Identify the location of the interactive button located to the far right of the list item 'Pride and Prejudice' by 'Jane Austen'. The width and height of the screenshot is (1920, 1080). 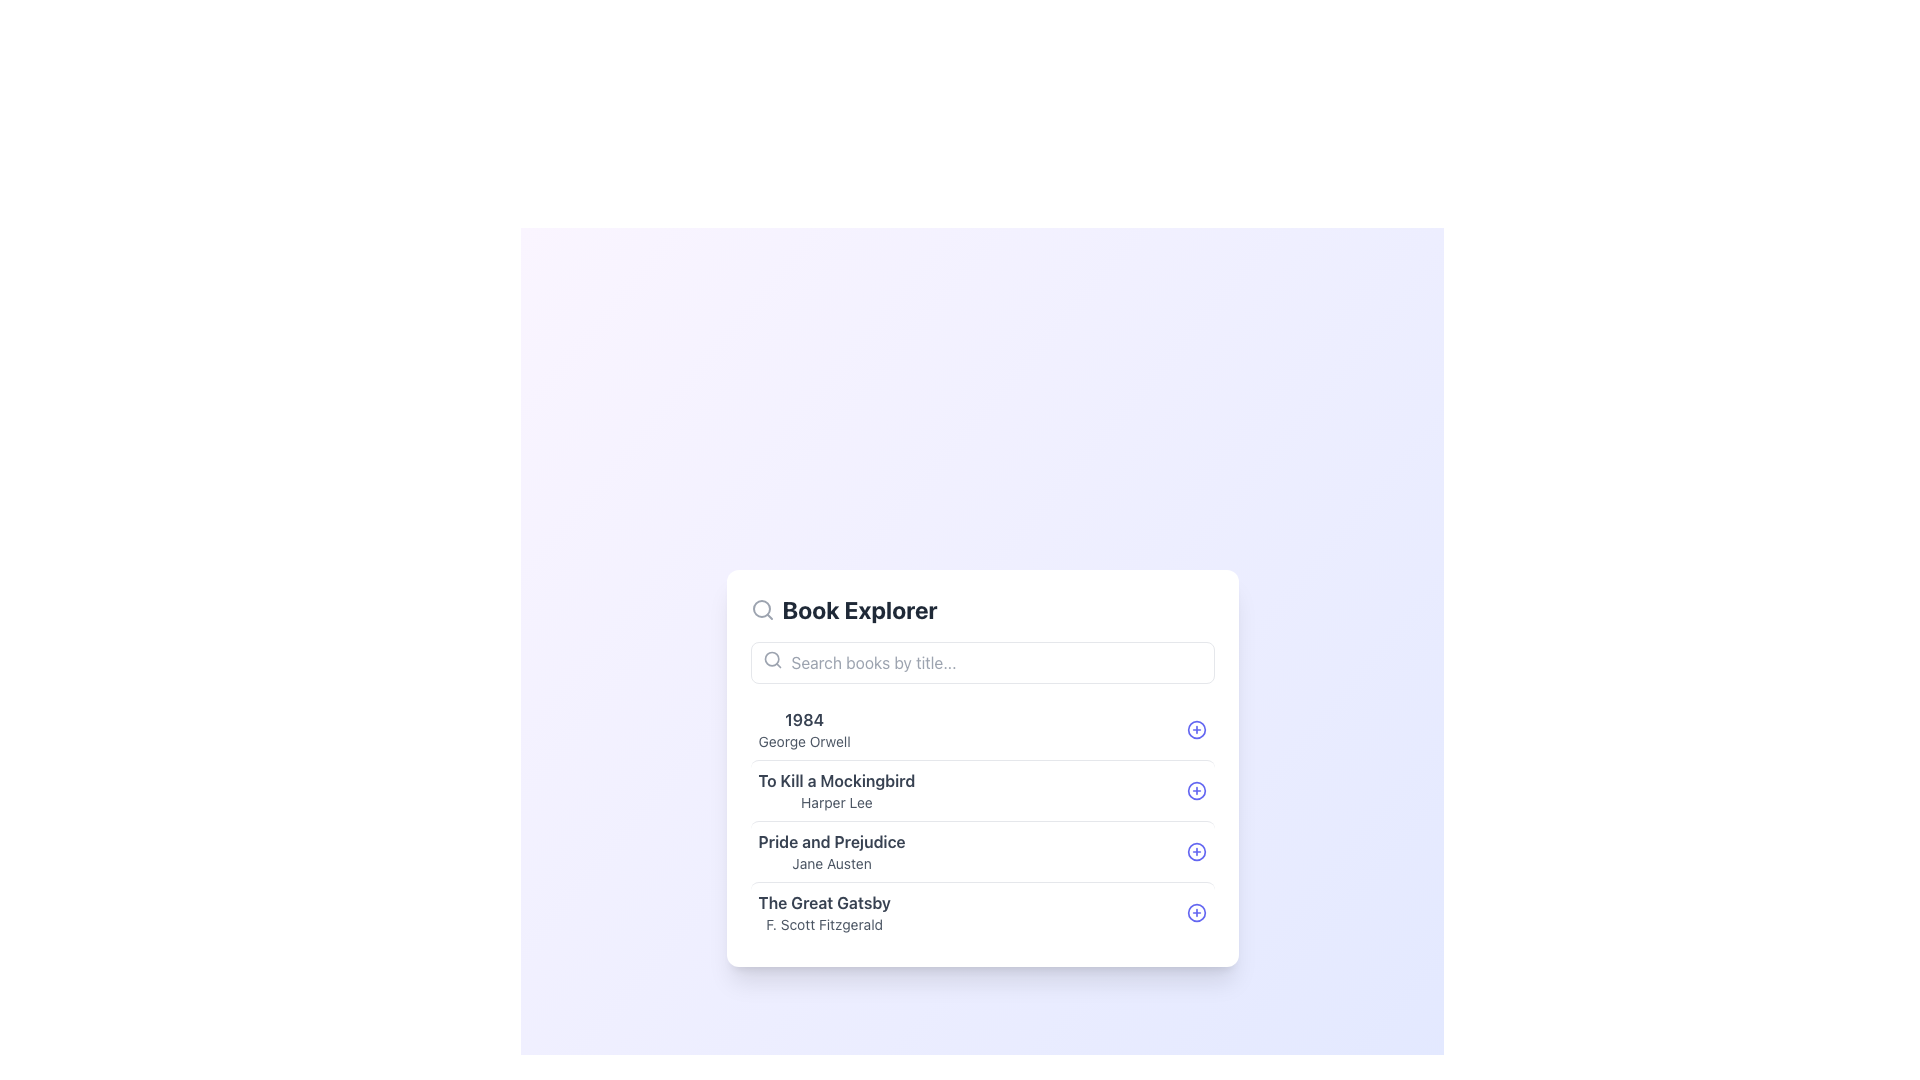
(1196, 851).